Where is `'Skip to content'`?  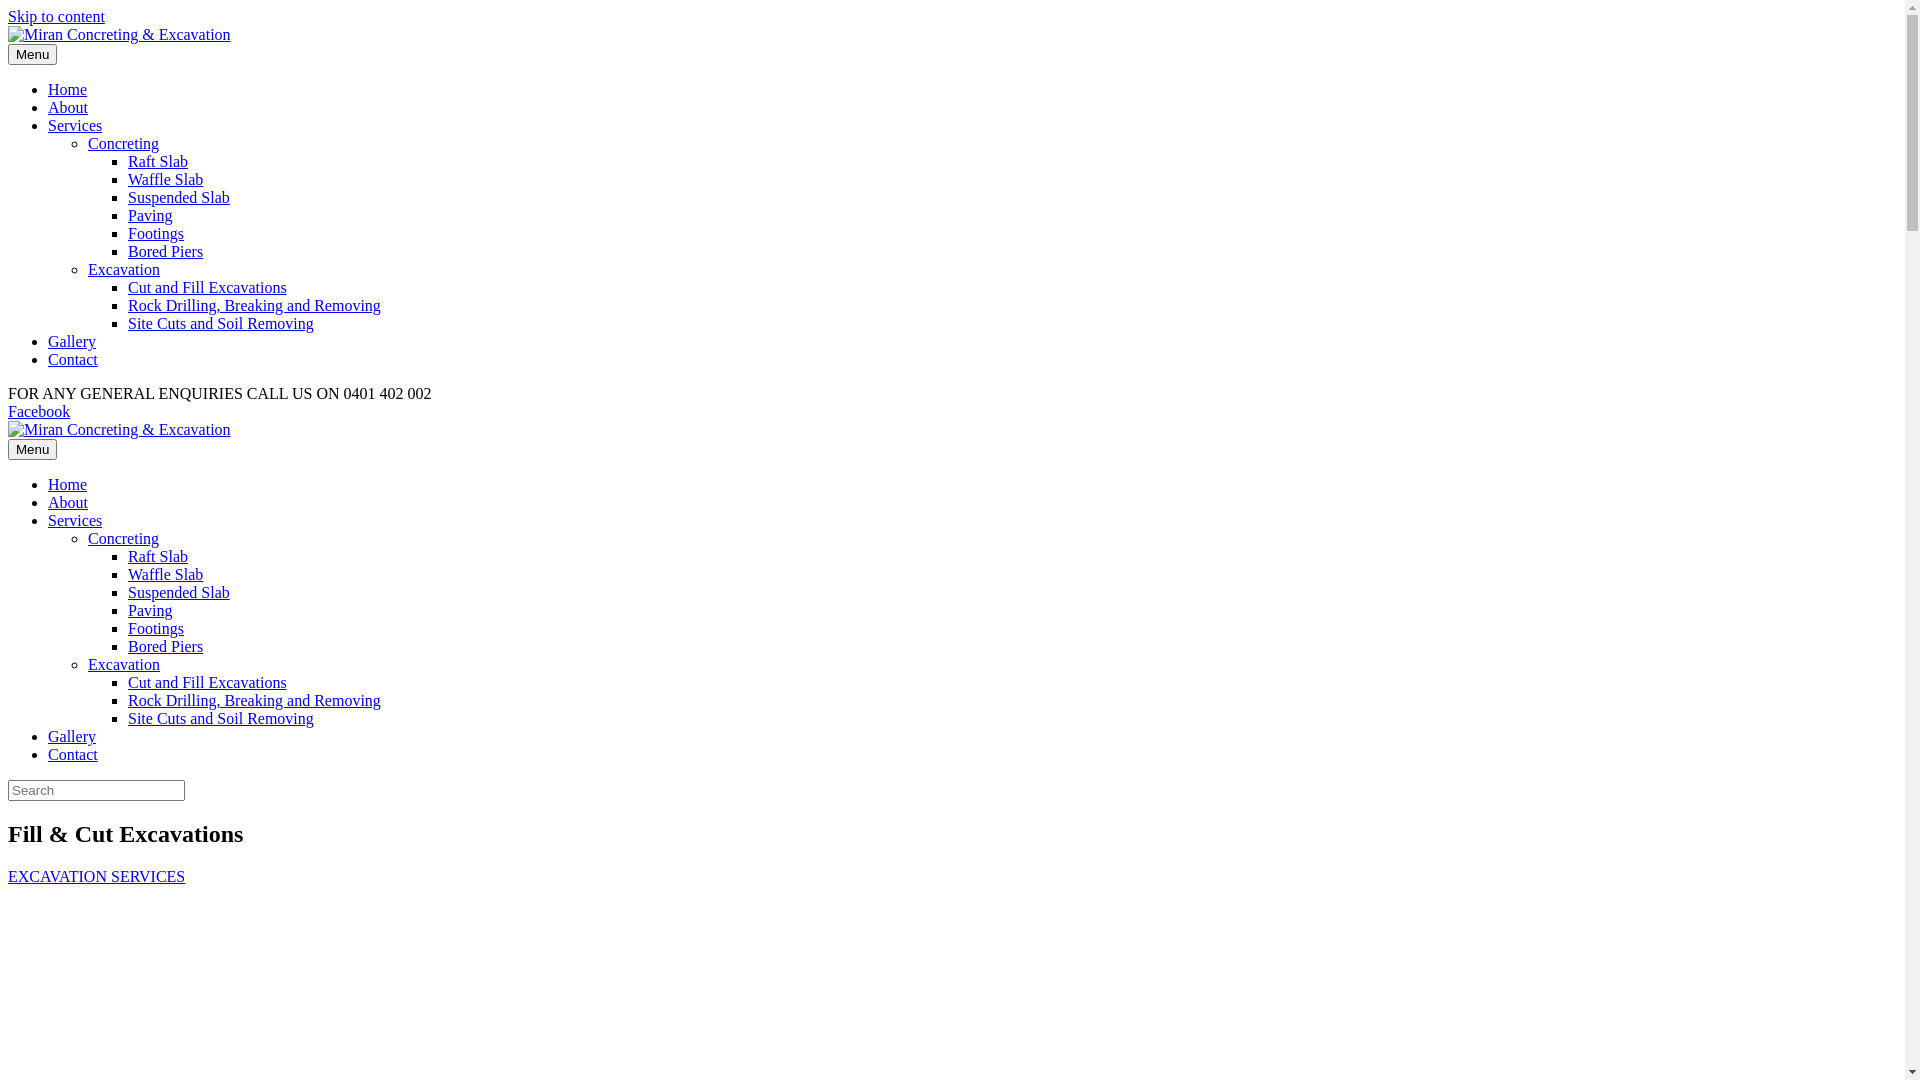
'Skip to content' is located at coordinates (56, 16).